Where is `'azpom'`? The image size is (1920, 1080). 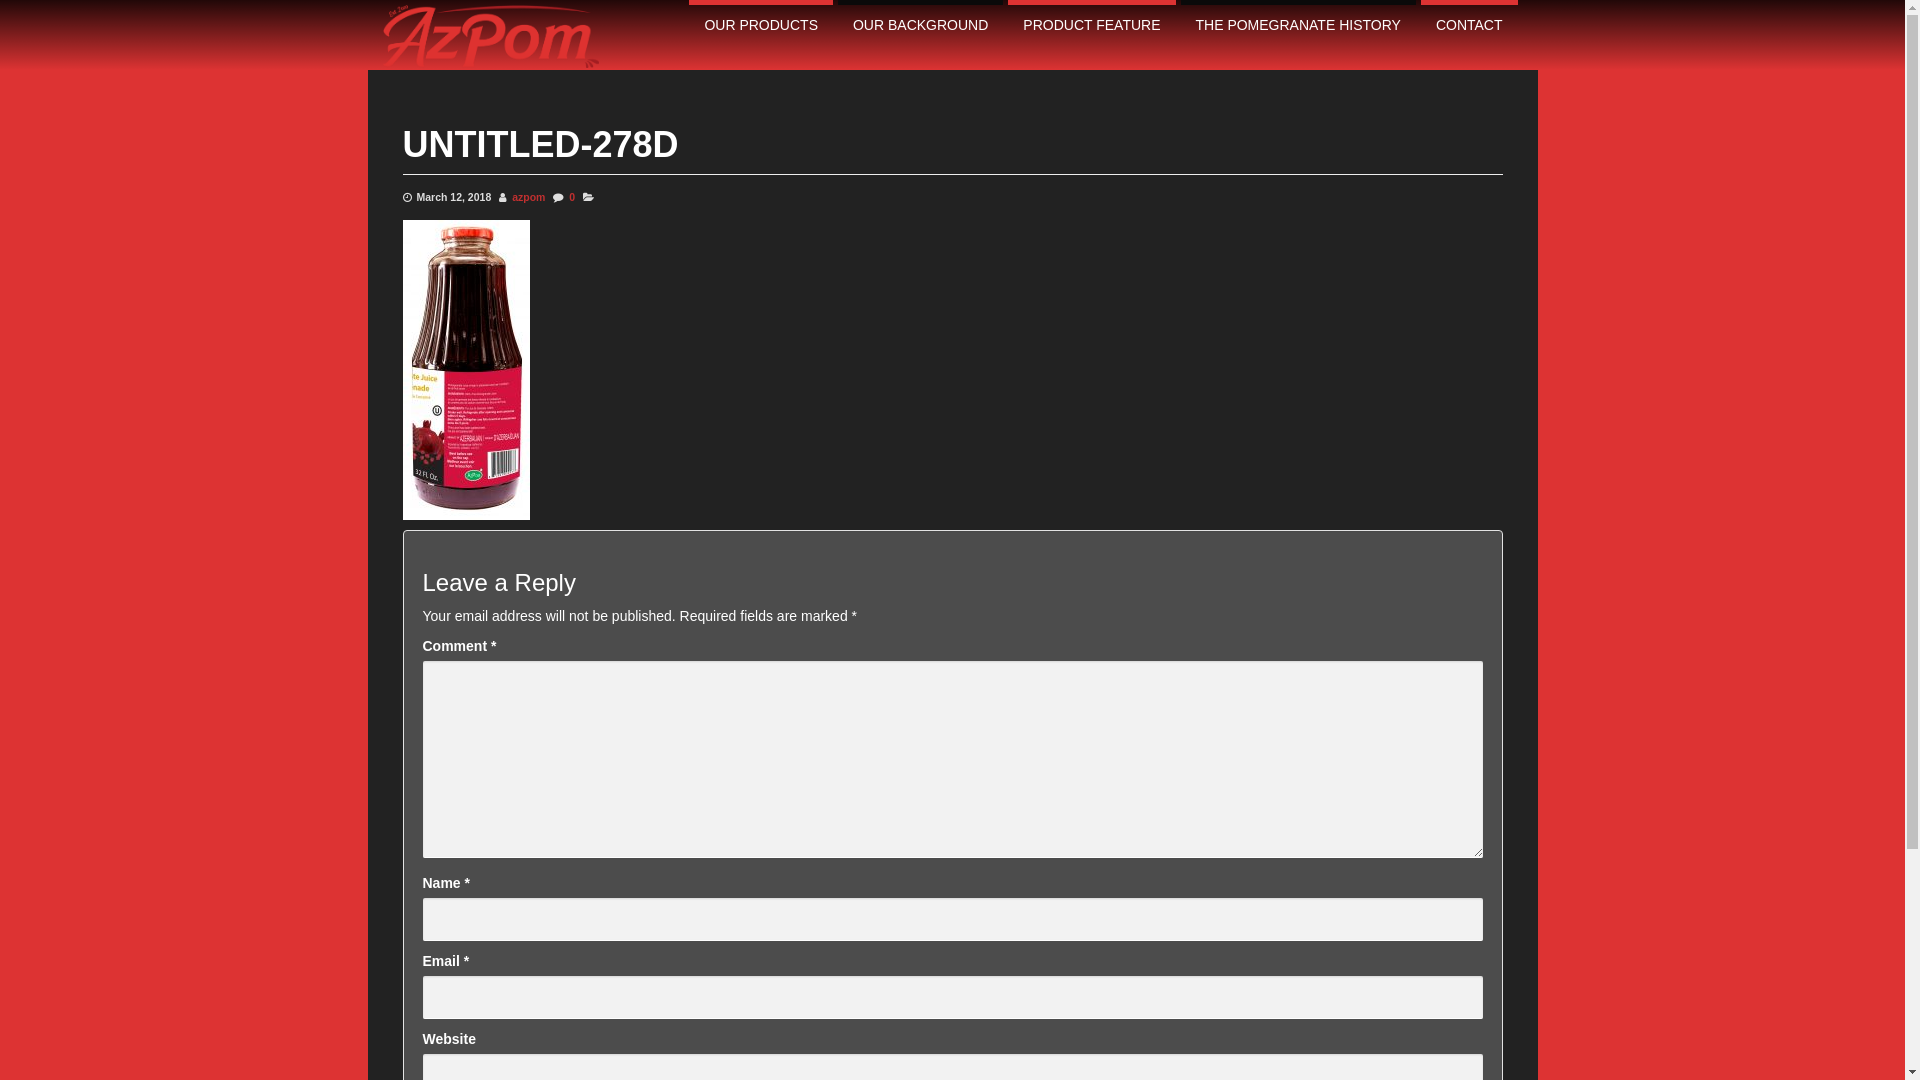
'azpom' is located at coordinates (528, 196).